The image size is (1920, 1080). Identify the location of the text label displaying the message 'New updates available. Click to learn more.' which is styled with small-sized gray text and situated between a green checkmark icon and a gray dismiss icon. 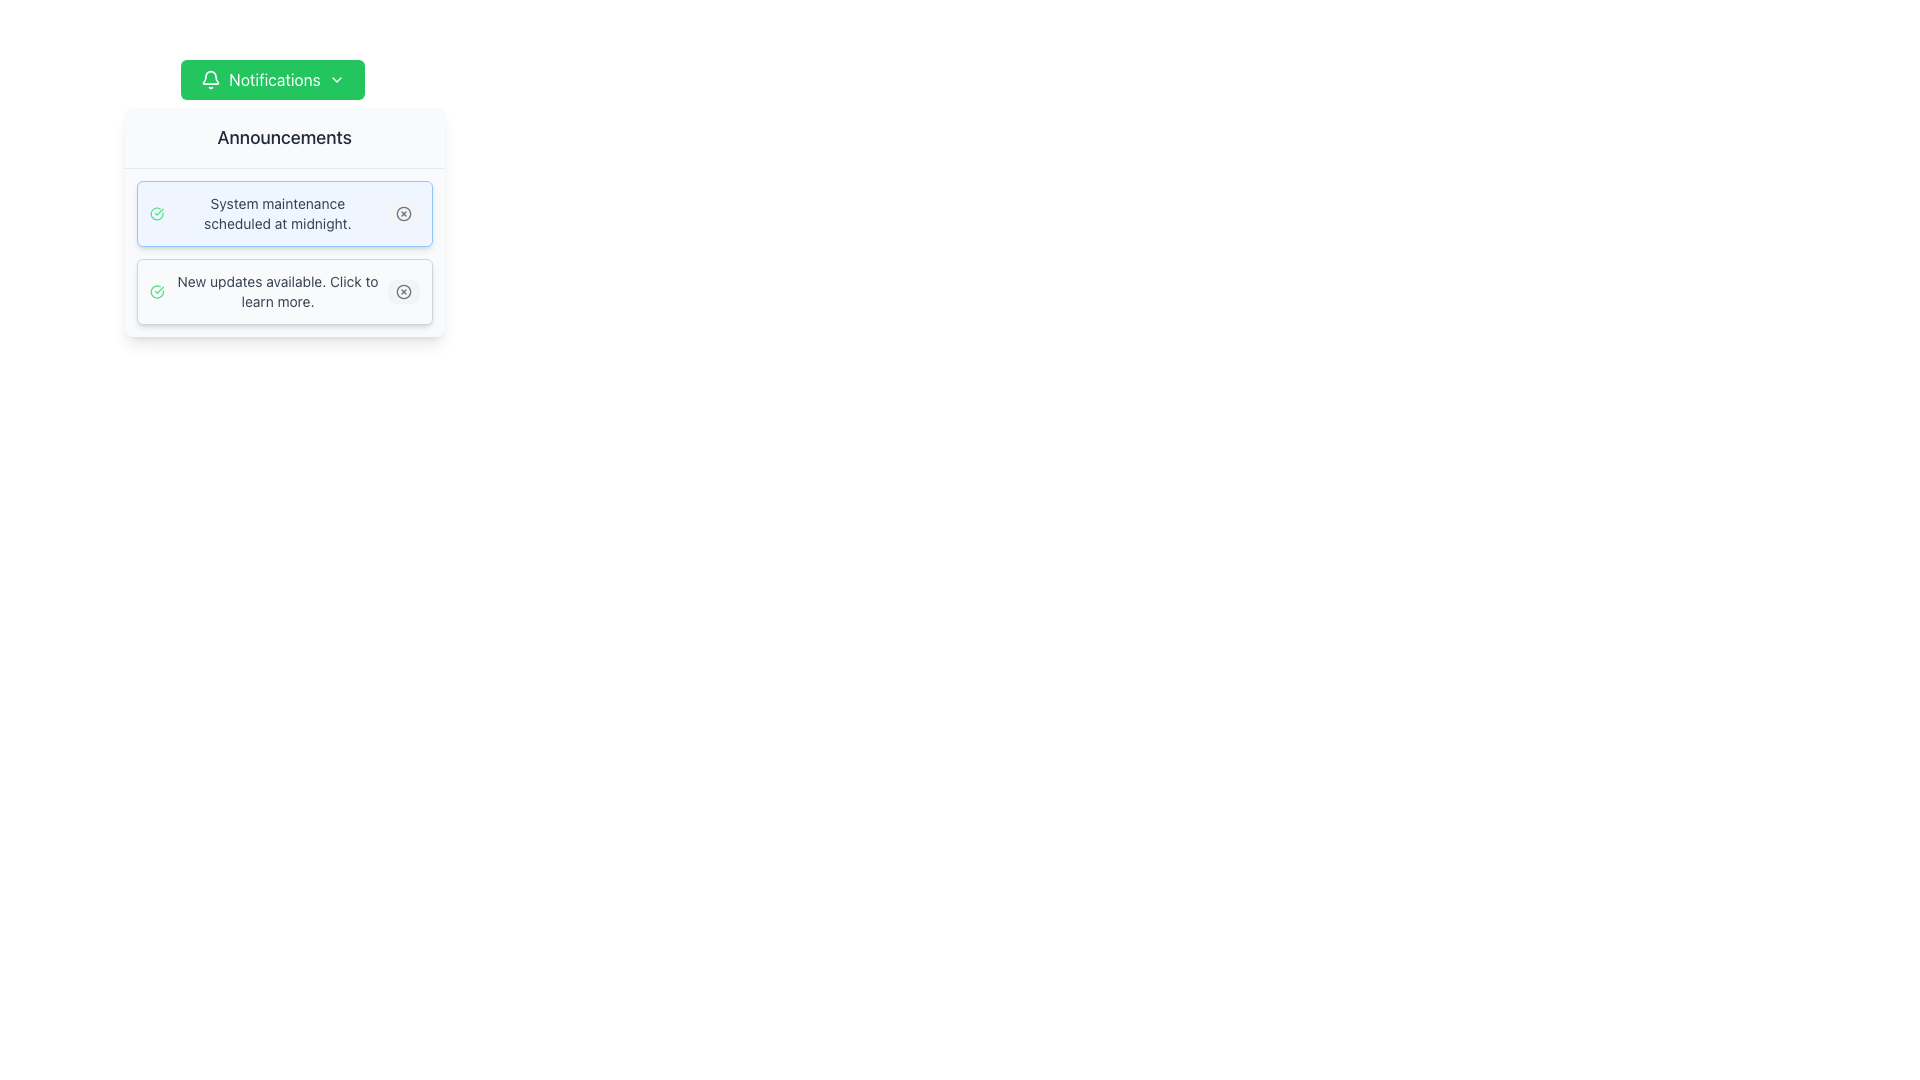
(277, 292).